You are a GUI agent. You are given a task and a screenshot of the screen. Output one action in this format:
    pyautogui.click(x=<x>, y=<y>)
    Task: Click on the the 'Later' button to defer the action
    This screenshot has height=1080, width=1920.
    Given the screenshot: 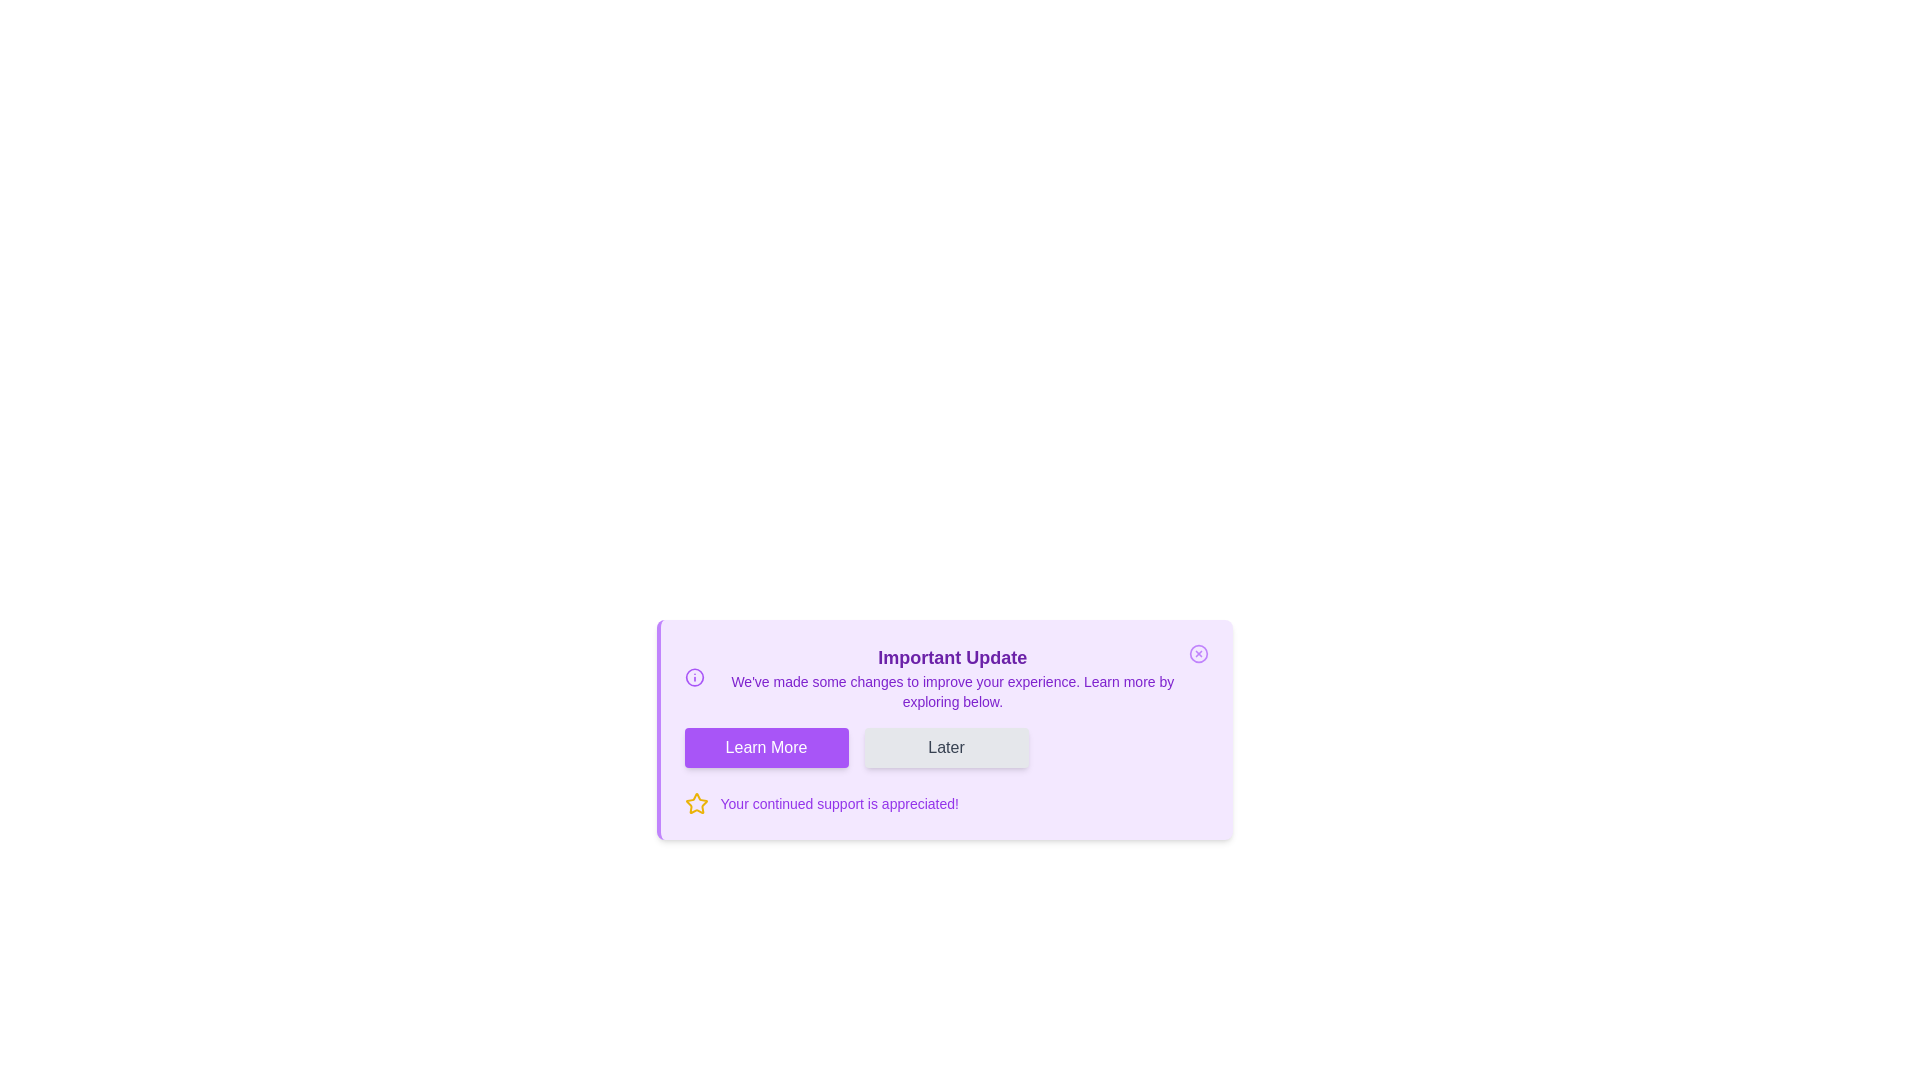 What is the action you would take?
    pyautogui.click(x=945, y=748)
    